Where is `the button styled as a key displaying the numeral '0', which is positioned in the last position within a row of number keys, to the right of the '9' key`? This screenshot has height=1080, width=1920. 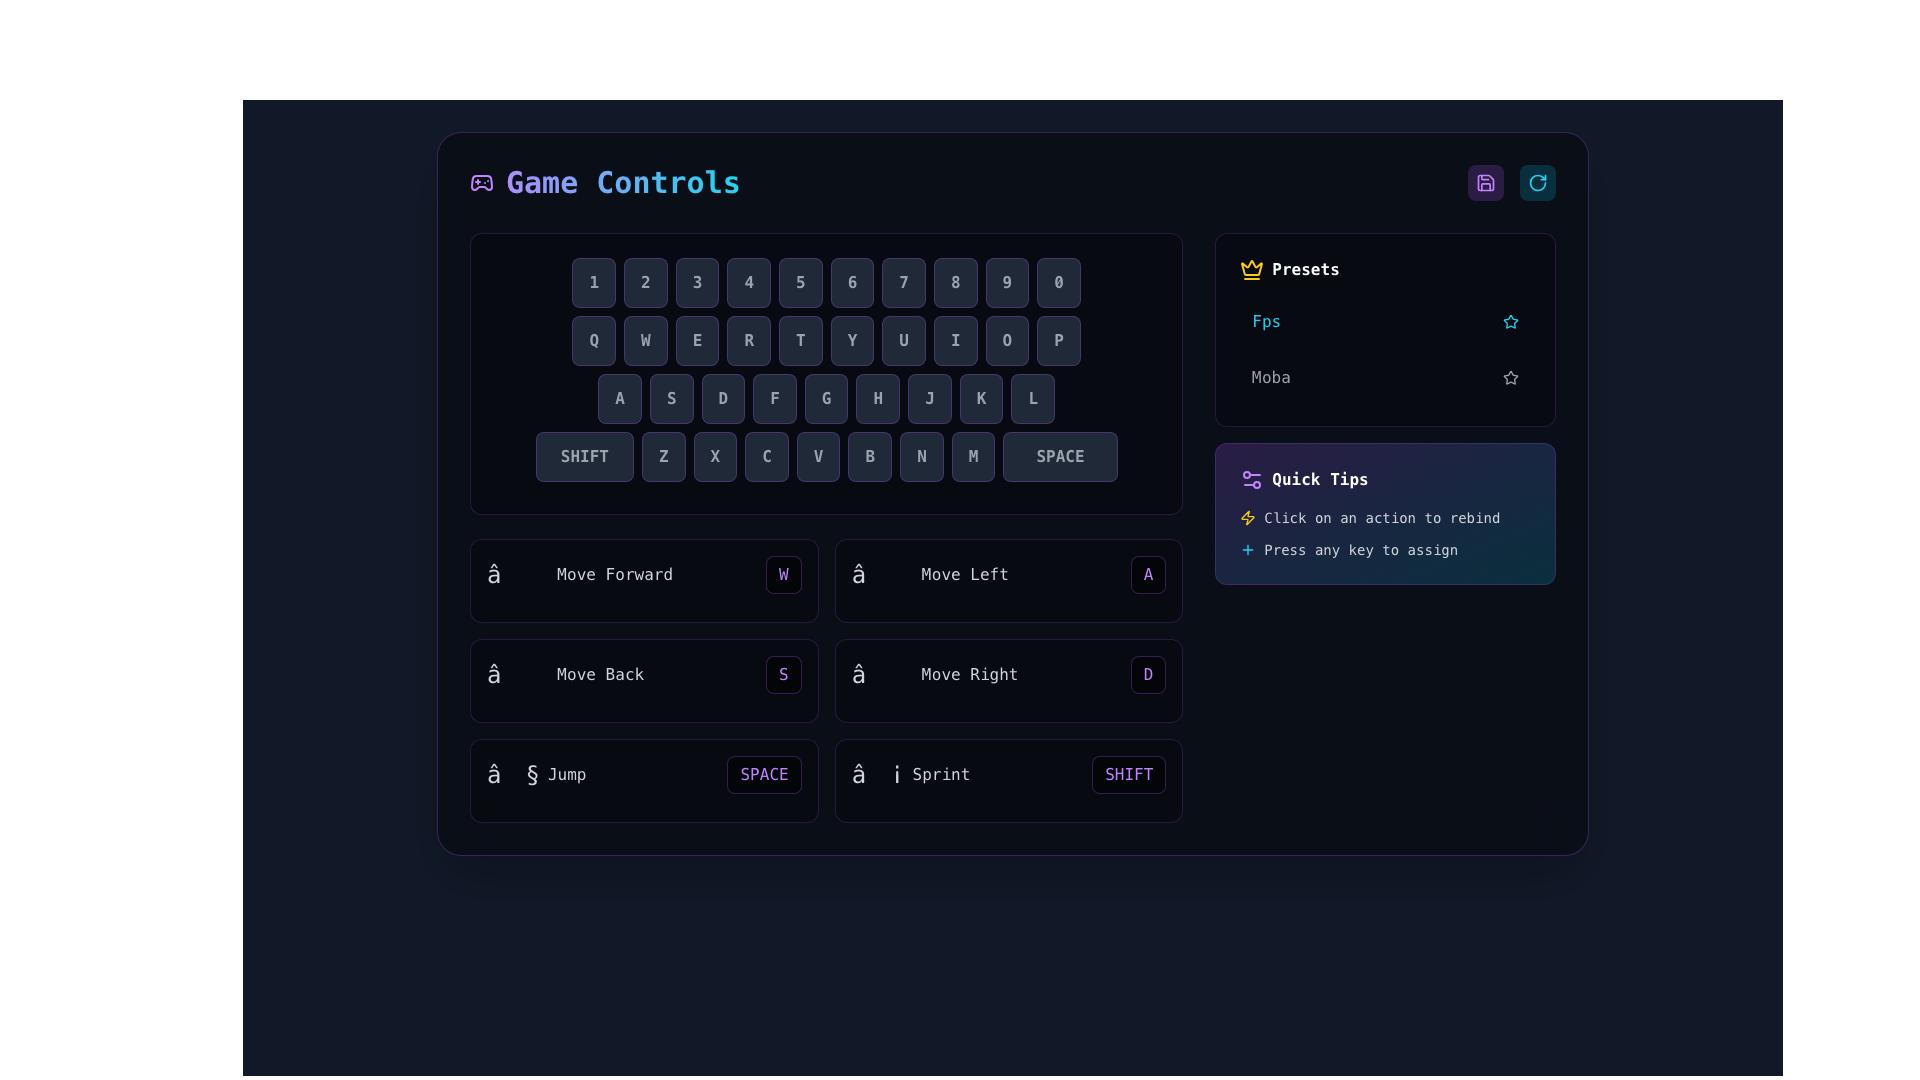 the button styled as a key displaying the numeral '0', which is positioned in the last position within a row of number keys, to the right of the '9' key is located at coordinates (1058, 282).